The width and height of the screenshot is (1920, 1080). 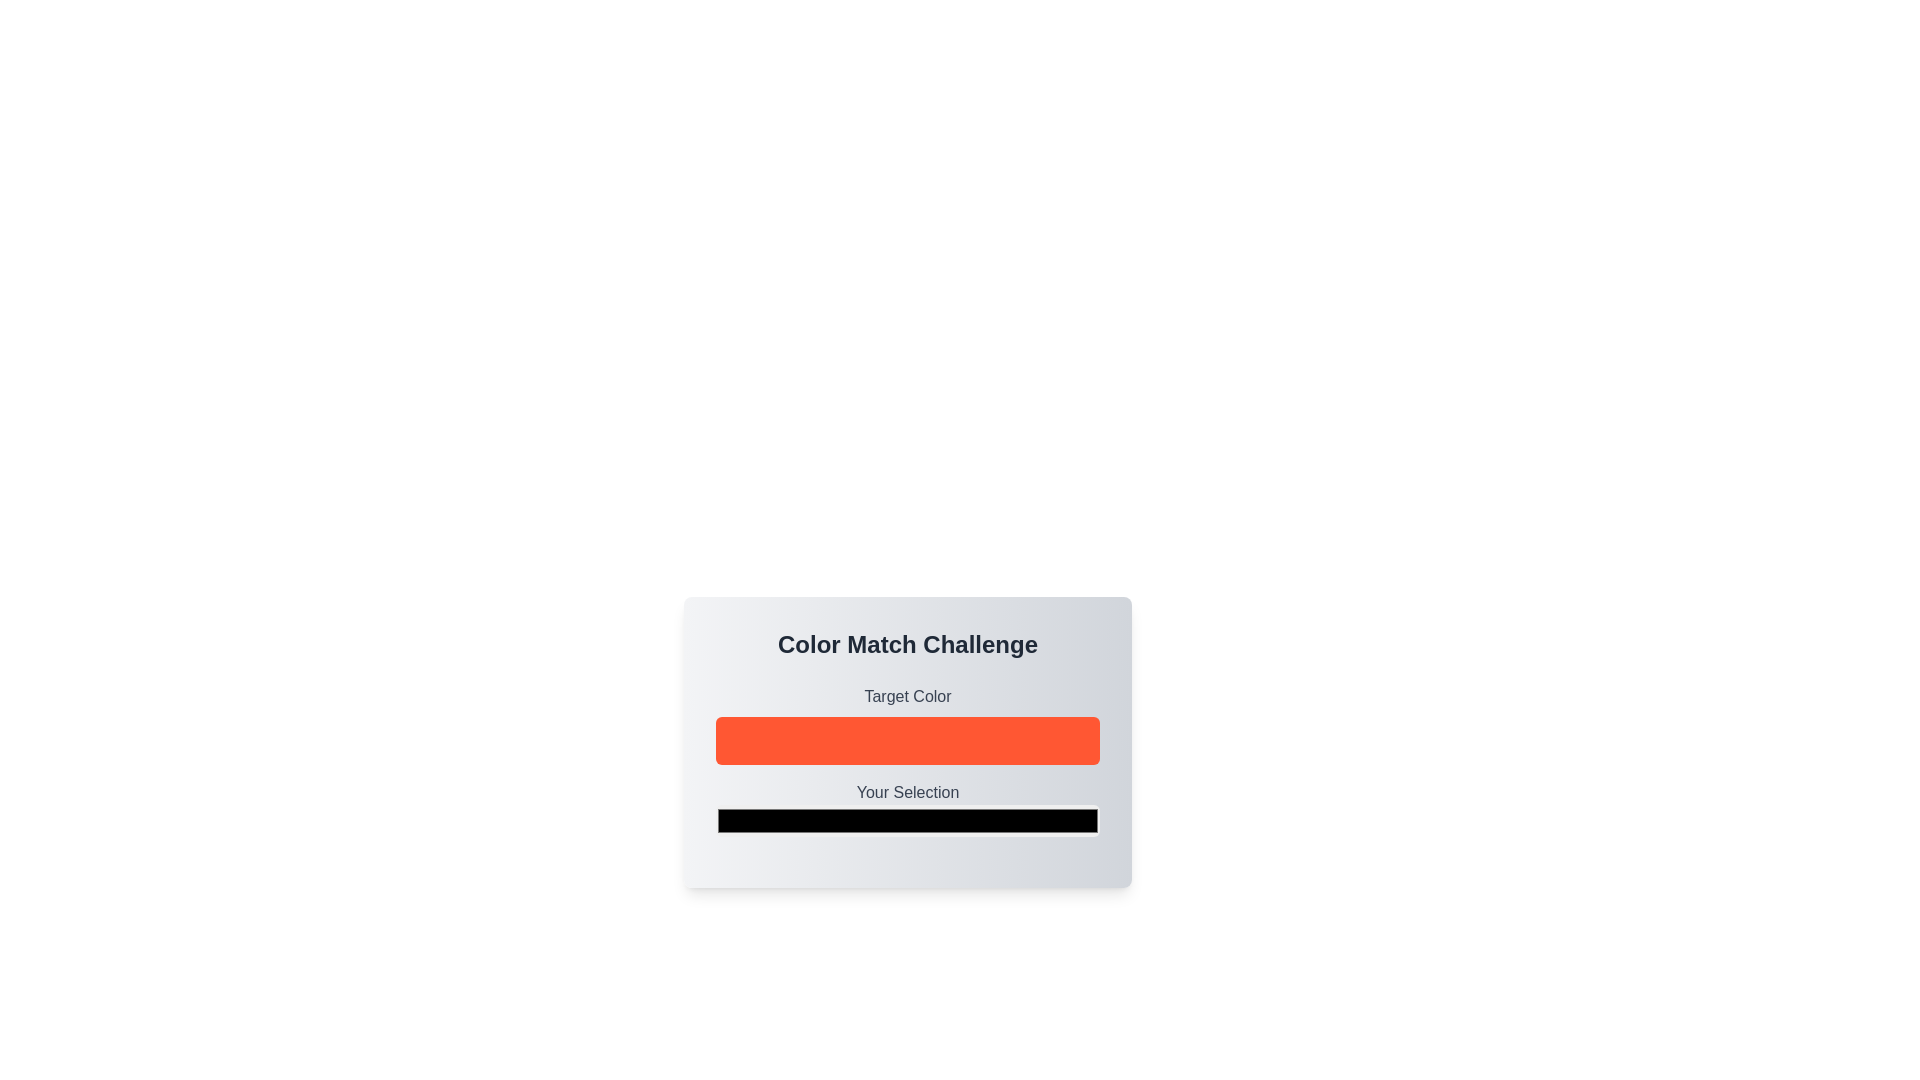 What do you see at coordinates (906, 696) in the screenshot?
I see `the descriptive text label for the color preview section, which is located above the bright orange rectangular area and centered under the title 'Color Match Challenge'` at bounding box center [906, 696].